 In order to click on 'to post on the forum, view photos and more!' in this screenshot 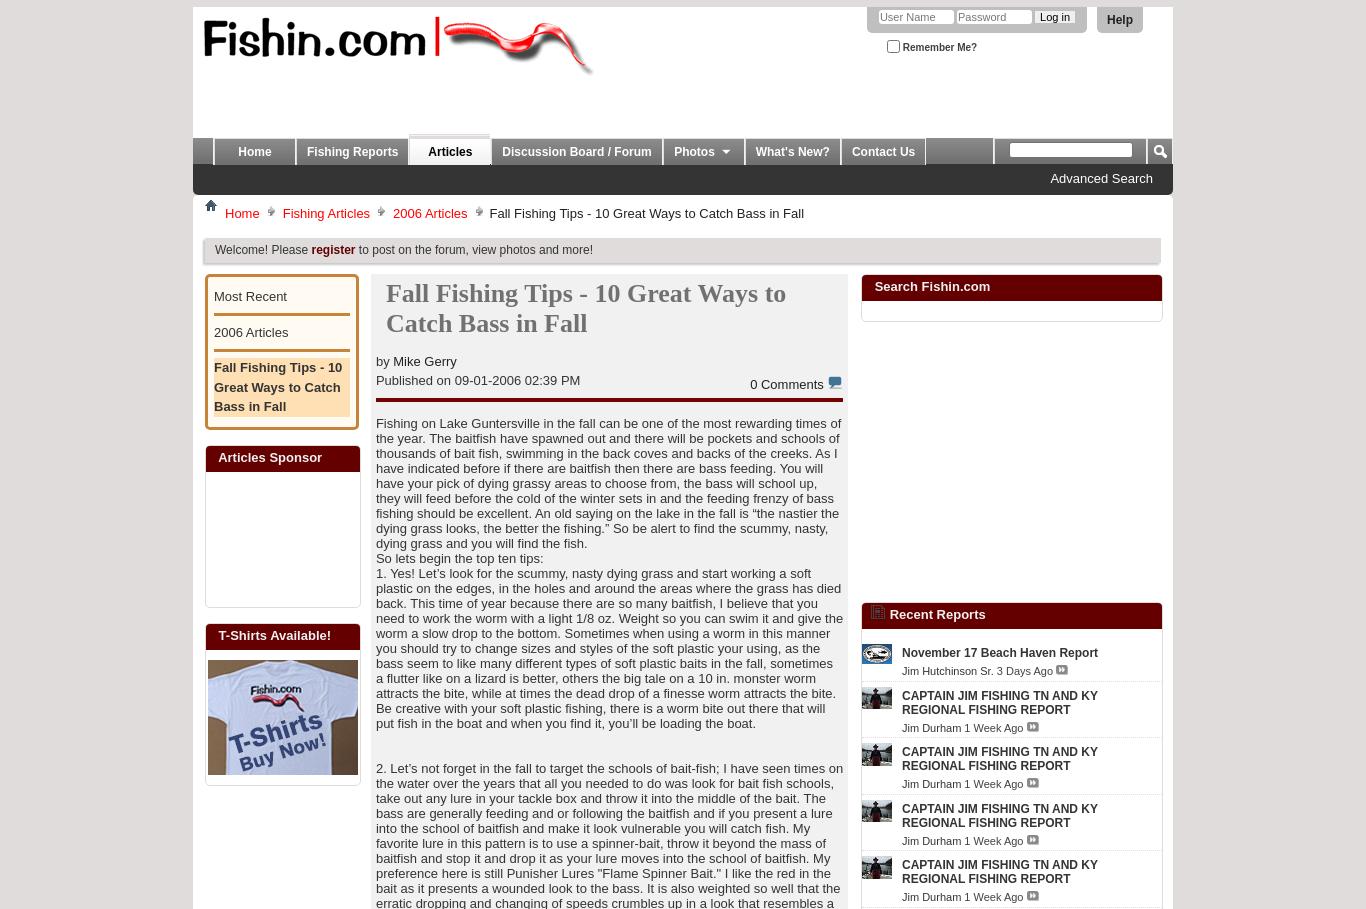, I will do `click(354, 248)`.